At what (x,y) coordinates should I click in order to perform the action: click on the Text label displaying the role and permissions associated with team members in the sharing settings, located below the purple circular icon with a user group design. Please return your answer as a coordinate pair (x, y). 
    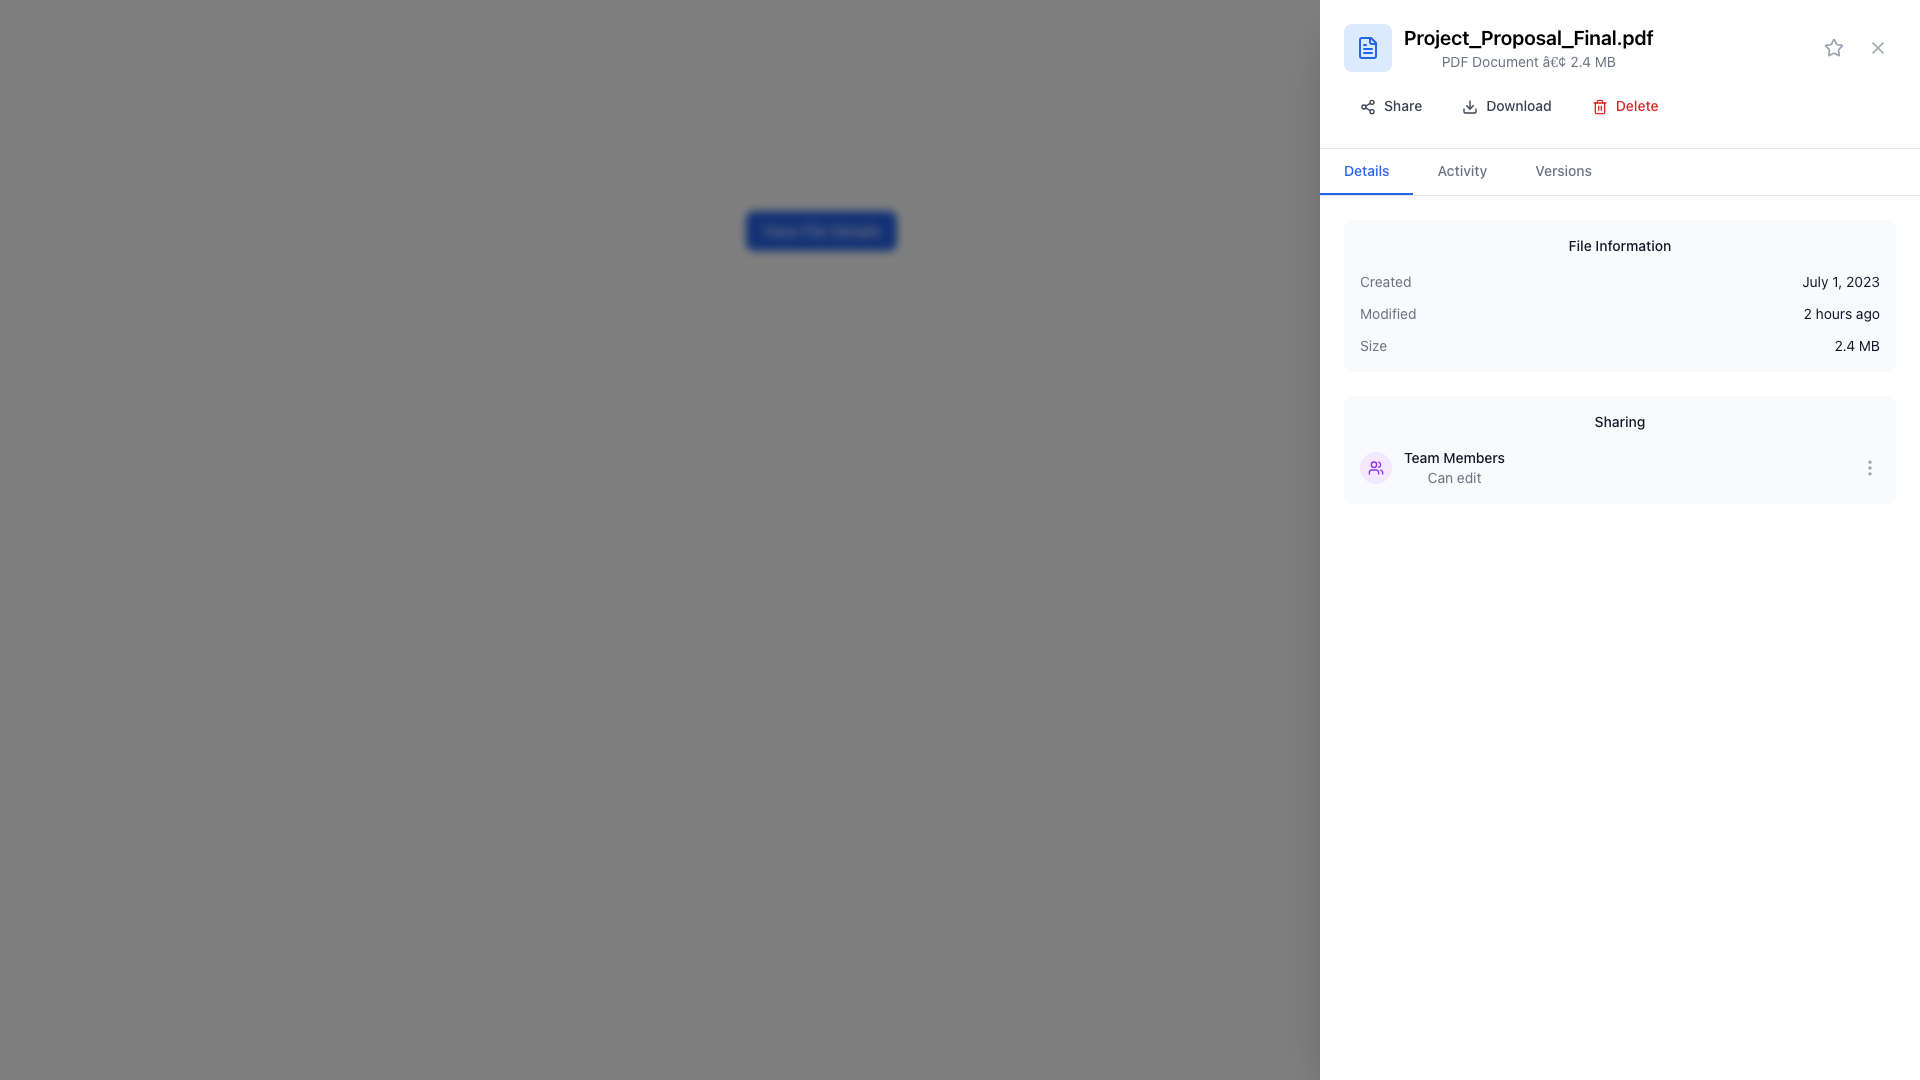
    Looking at the image, I should click on (1454, 467).